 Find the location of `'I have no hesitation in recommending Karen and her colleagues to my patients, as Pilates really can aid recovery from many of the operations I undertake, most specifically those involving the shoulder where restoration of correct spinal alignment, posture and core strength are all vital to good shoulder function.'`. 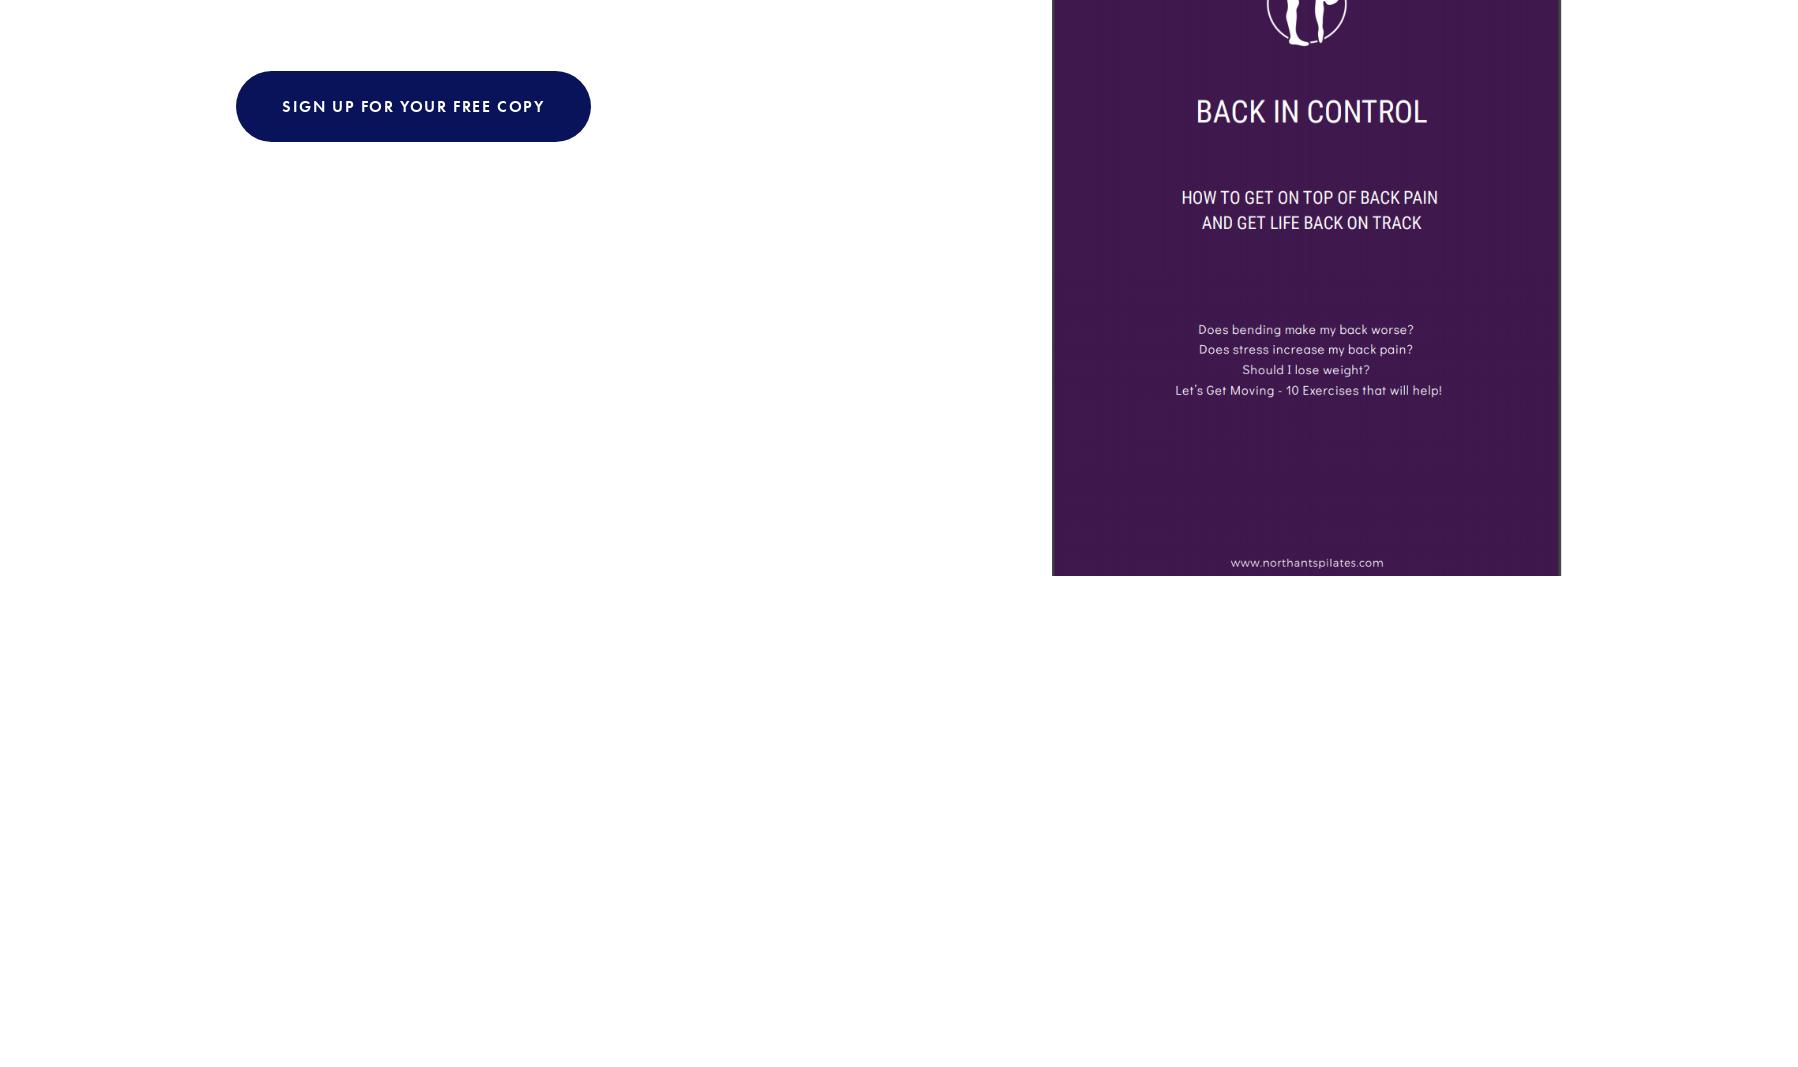

'I have no hesitation in recommending Karen and her colleagues to my patients, as Pilates really can aid recovery from many of the operations I undertake, most specifically those involving the shoulder where restoration of correct spinal alignment, posture and core strength are all vital to good shoulder function.' is located at coordinates (901, 800).